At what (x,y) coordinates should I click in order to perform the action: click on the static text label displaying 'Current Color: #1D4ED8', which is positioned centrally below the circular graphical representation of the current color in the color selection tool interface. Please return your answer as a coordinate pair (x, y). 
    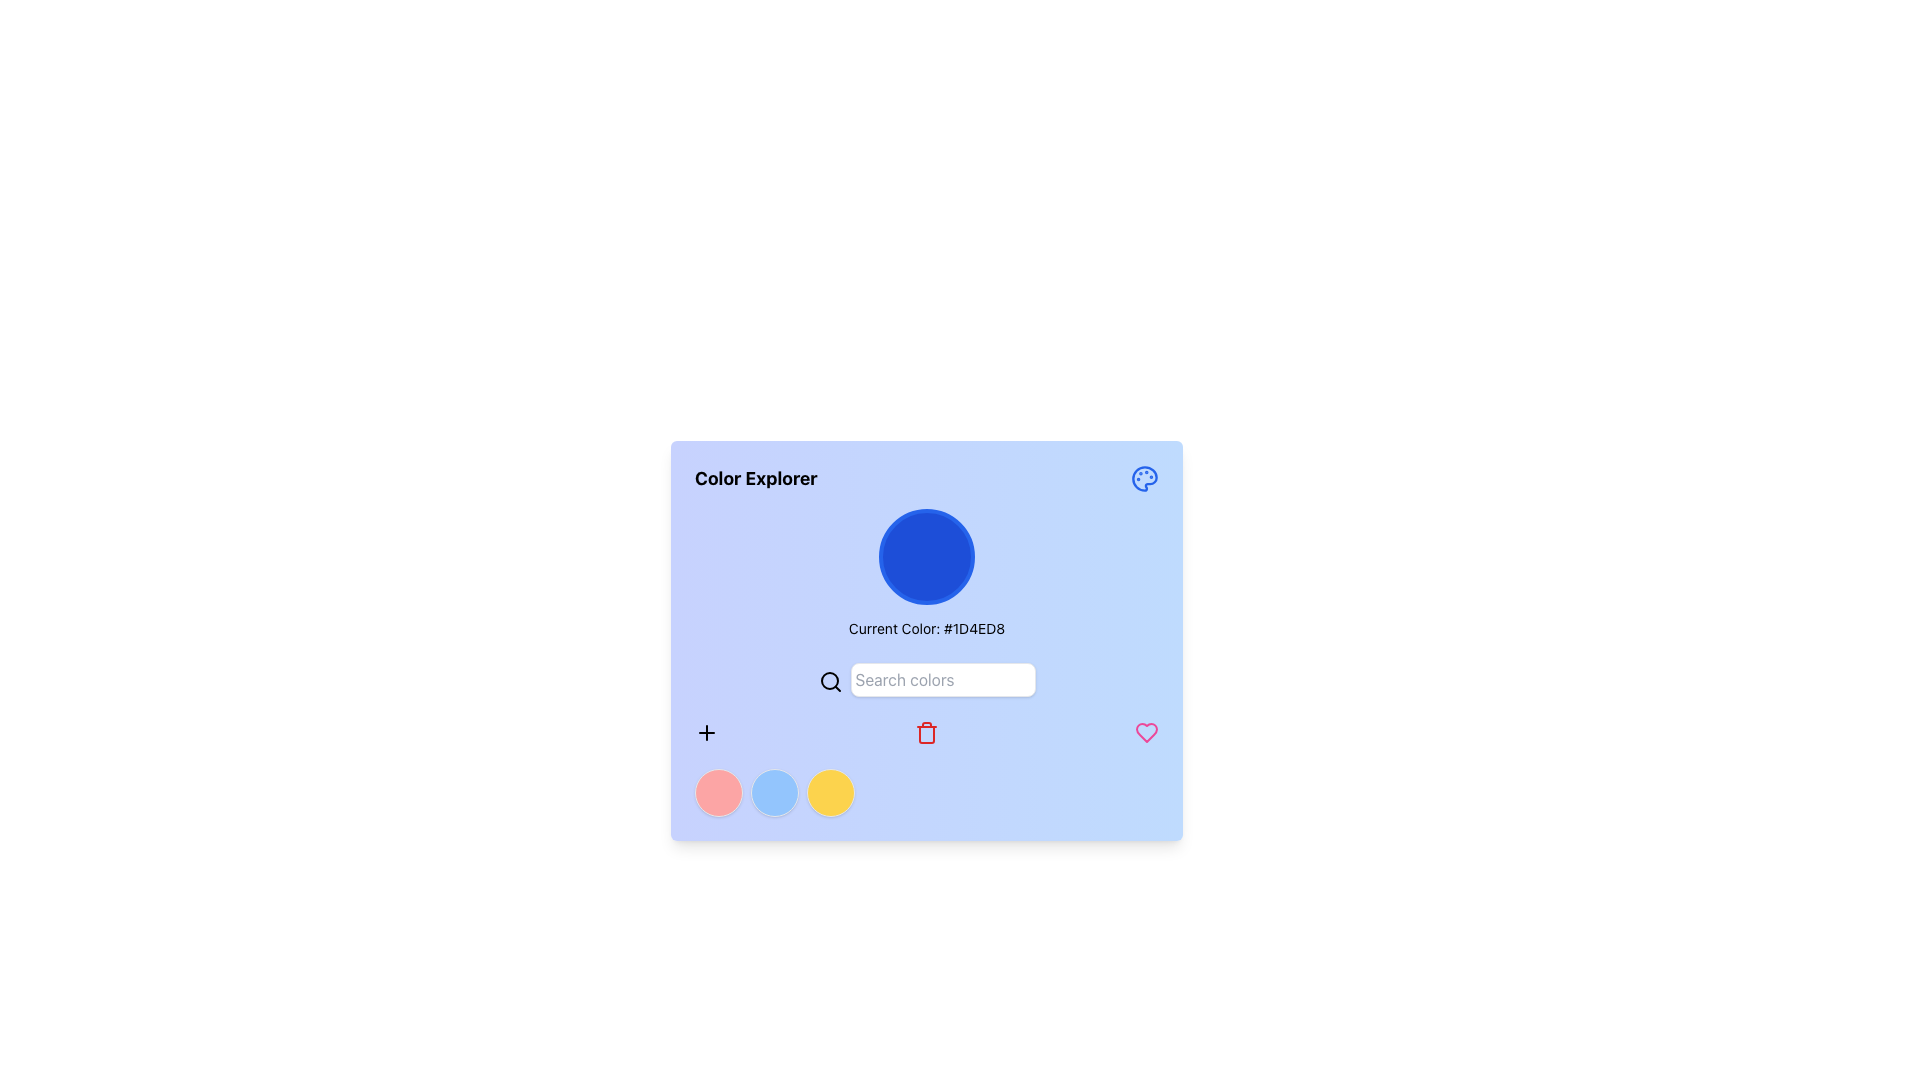
    Looking at the image, I should click on (925, 627).